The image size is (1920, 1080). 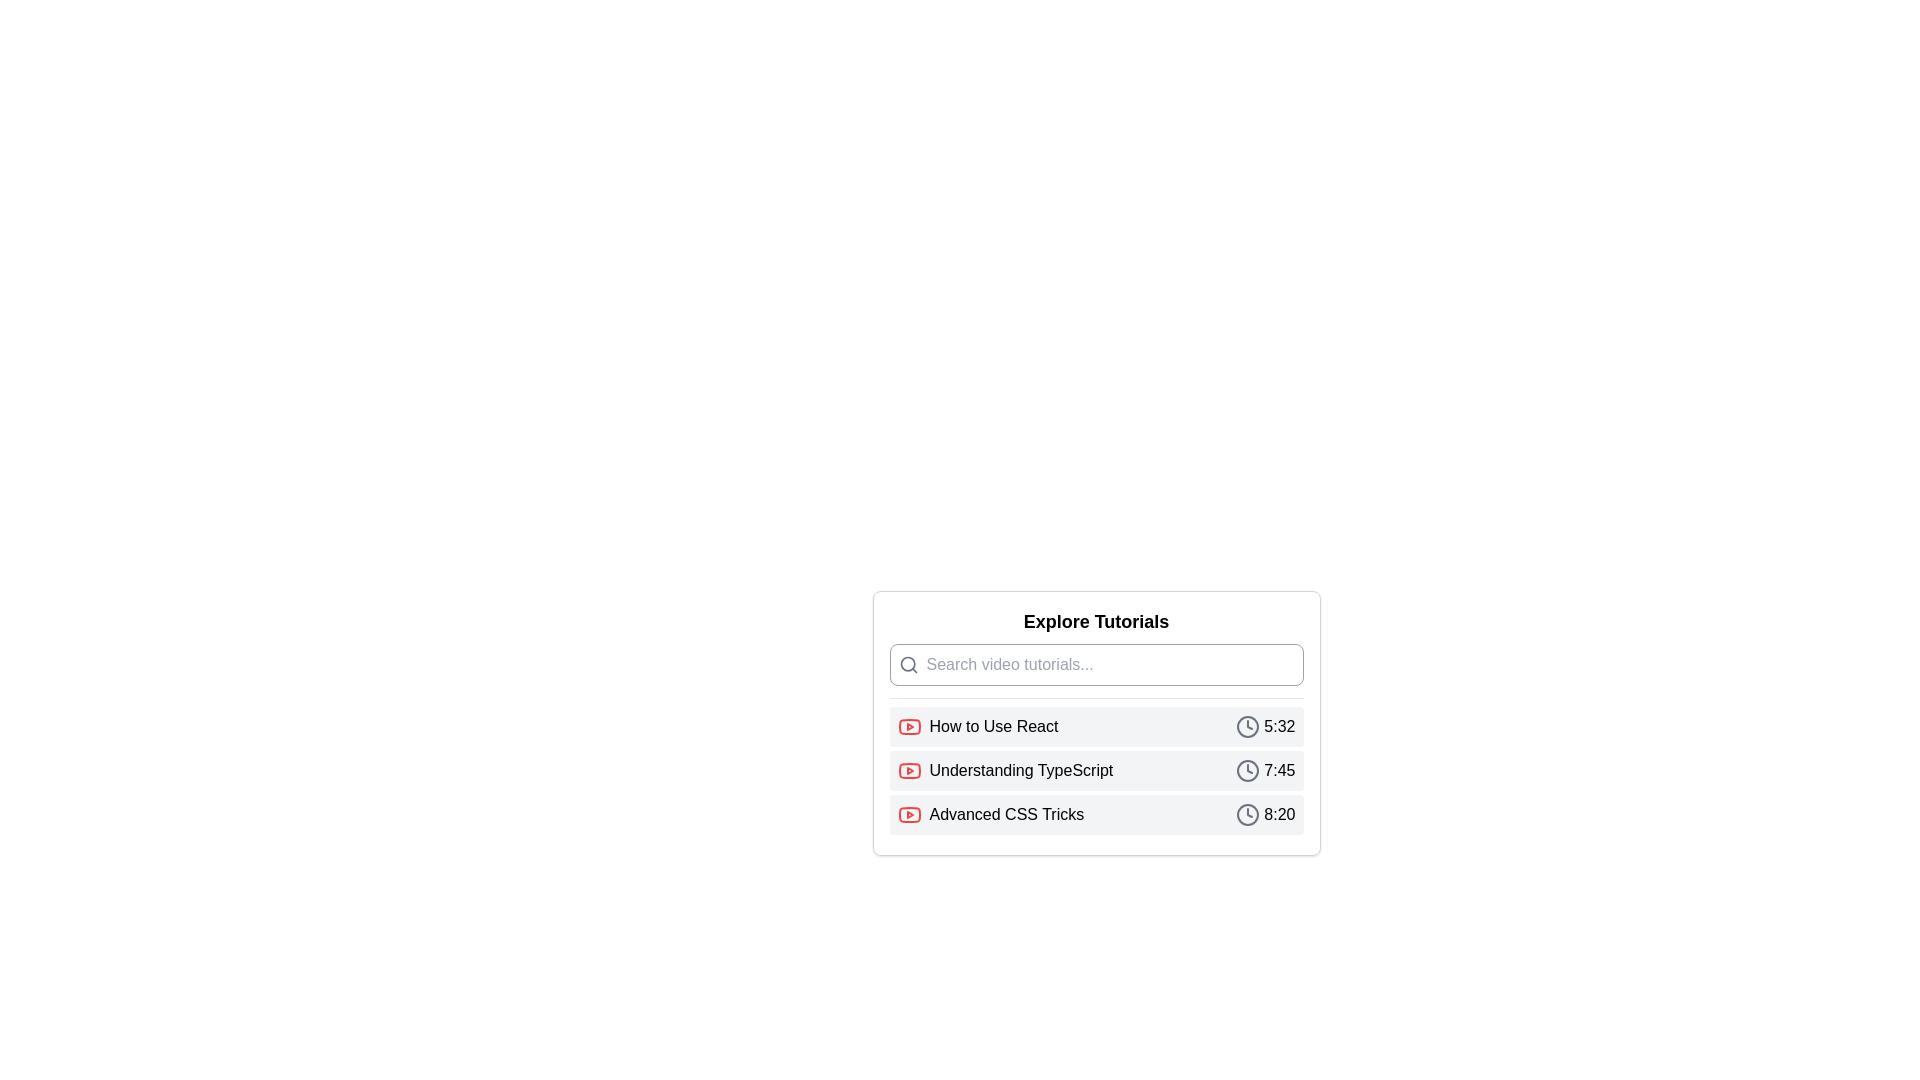 What do you see at coordinates (1247, 770) in the screenshot?
I see `the gray SVG clock icon located to the left of the text '7:45' in the 'Explore Tutorials' section` at bounding box center [1247, 770].